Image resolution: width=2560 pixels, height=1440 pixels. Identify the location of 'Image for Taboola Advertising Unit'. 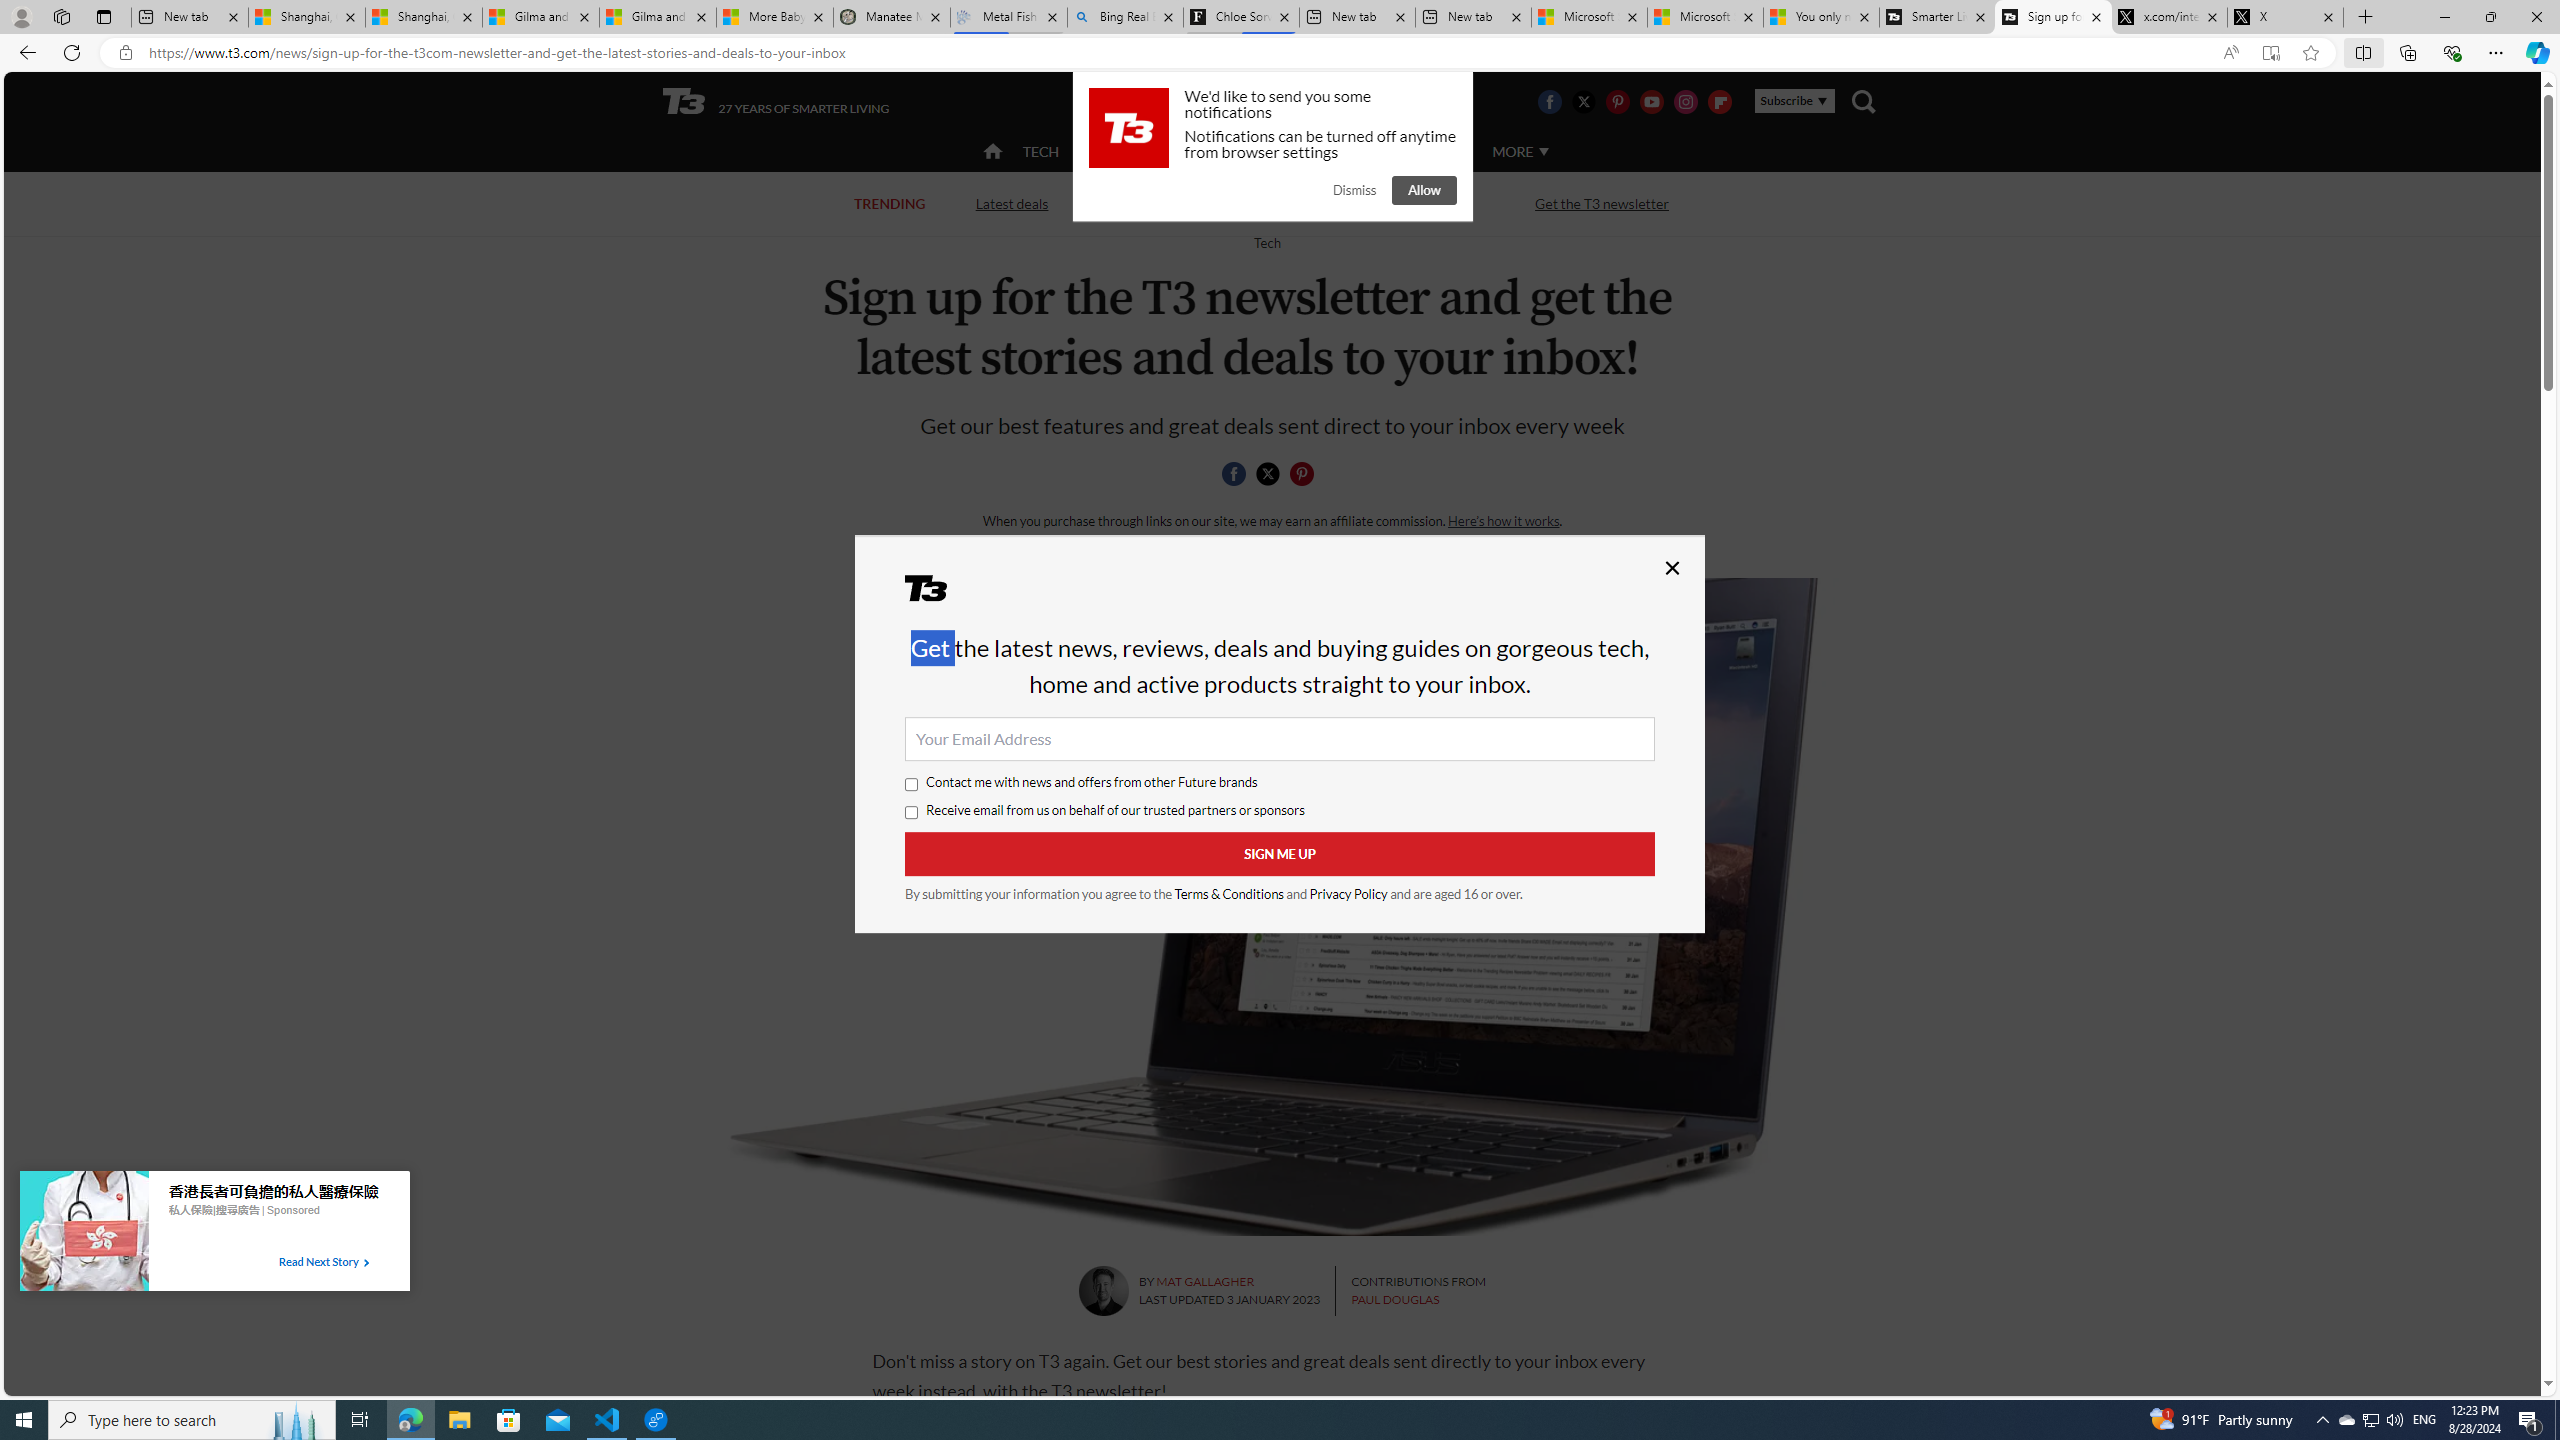
(83, 1234).